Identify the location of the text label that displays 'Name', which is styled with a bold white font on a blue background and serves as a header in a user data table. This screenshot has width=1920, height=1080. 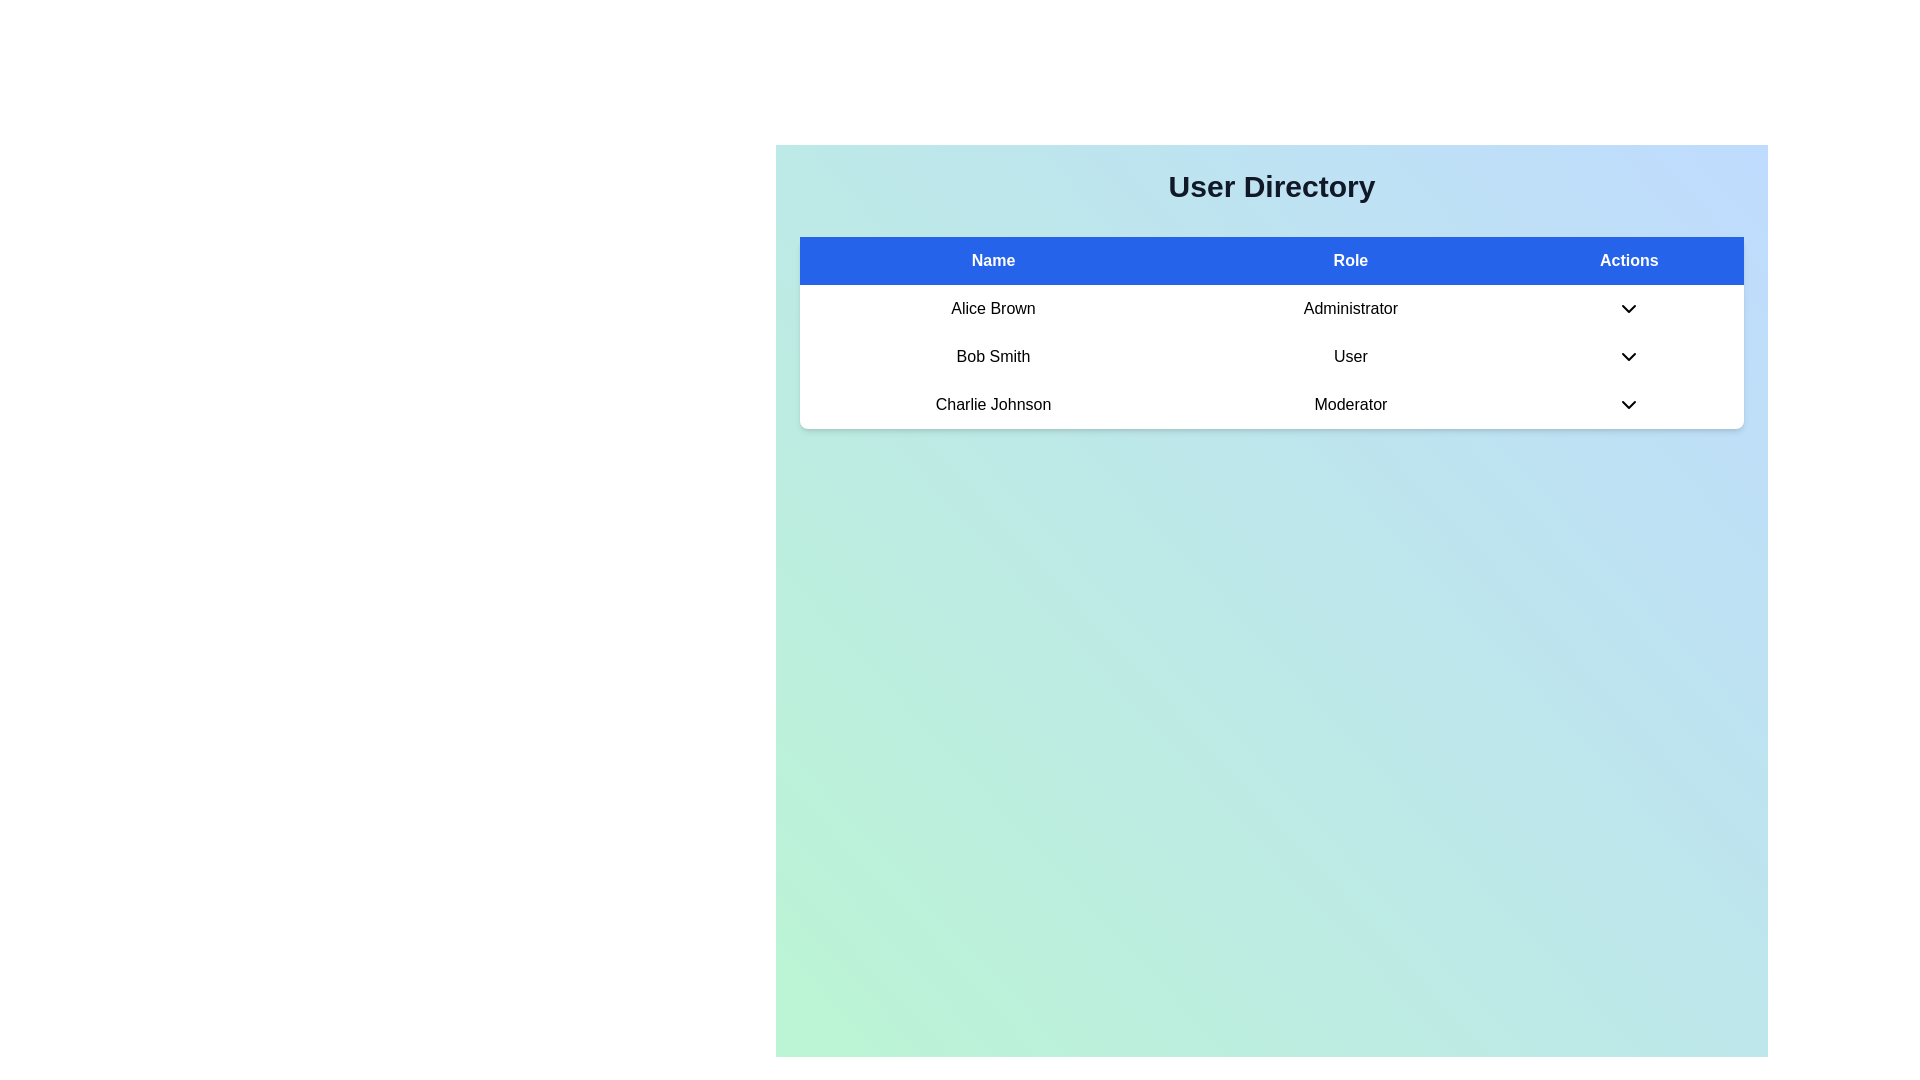
(993, 260).